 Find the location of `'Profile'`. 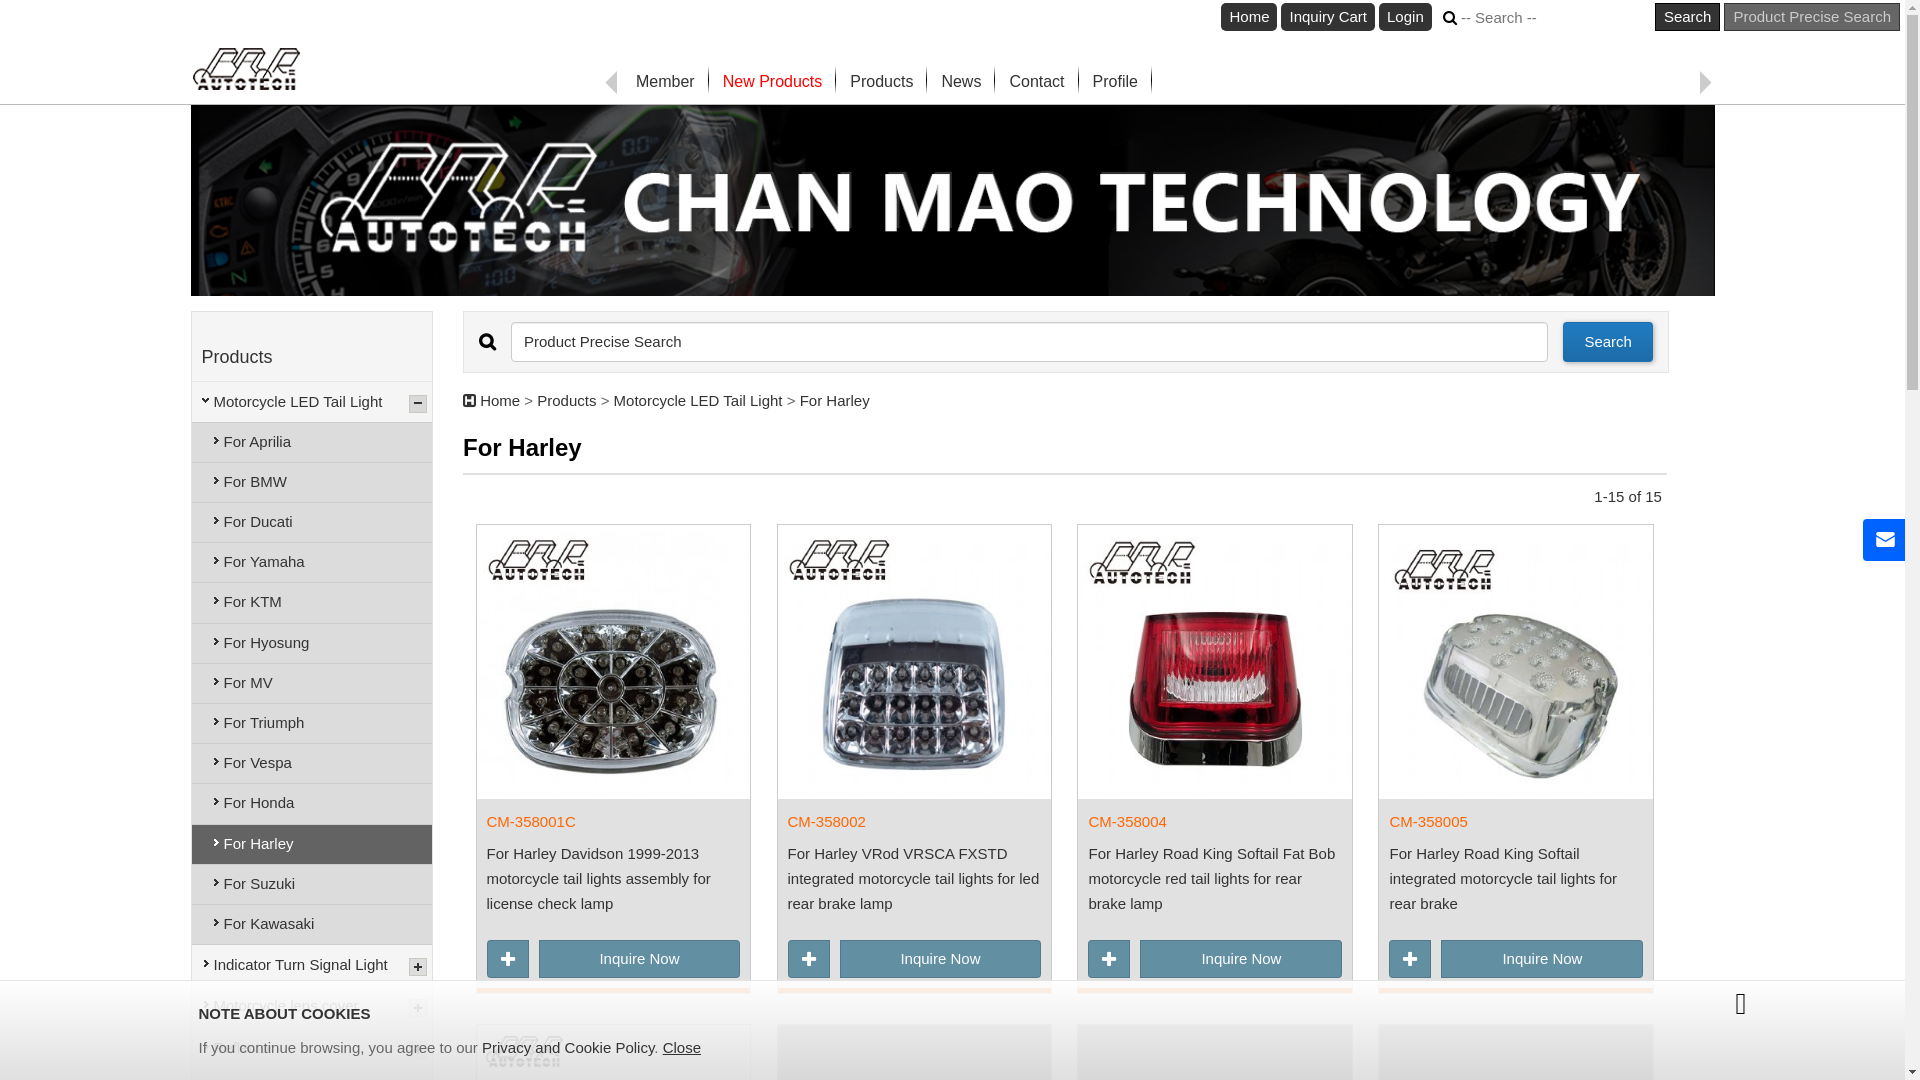

'Profile' is located at coordinates (1114, 80).